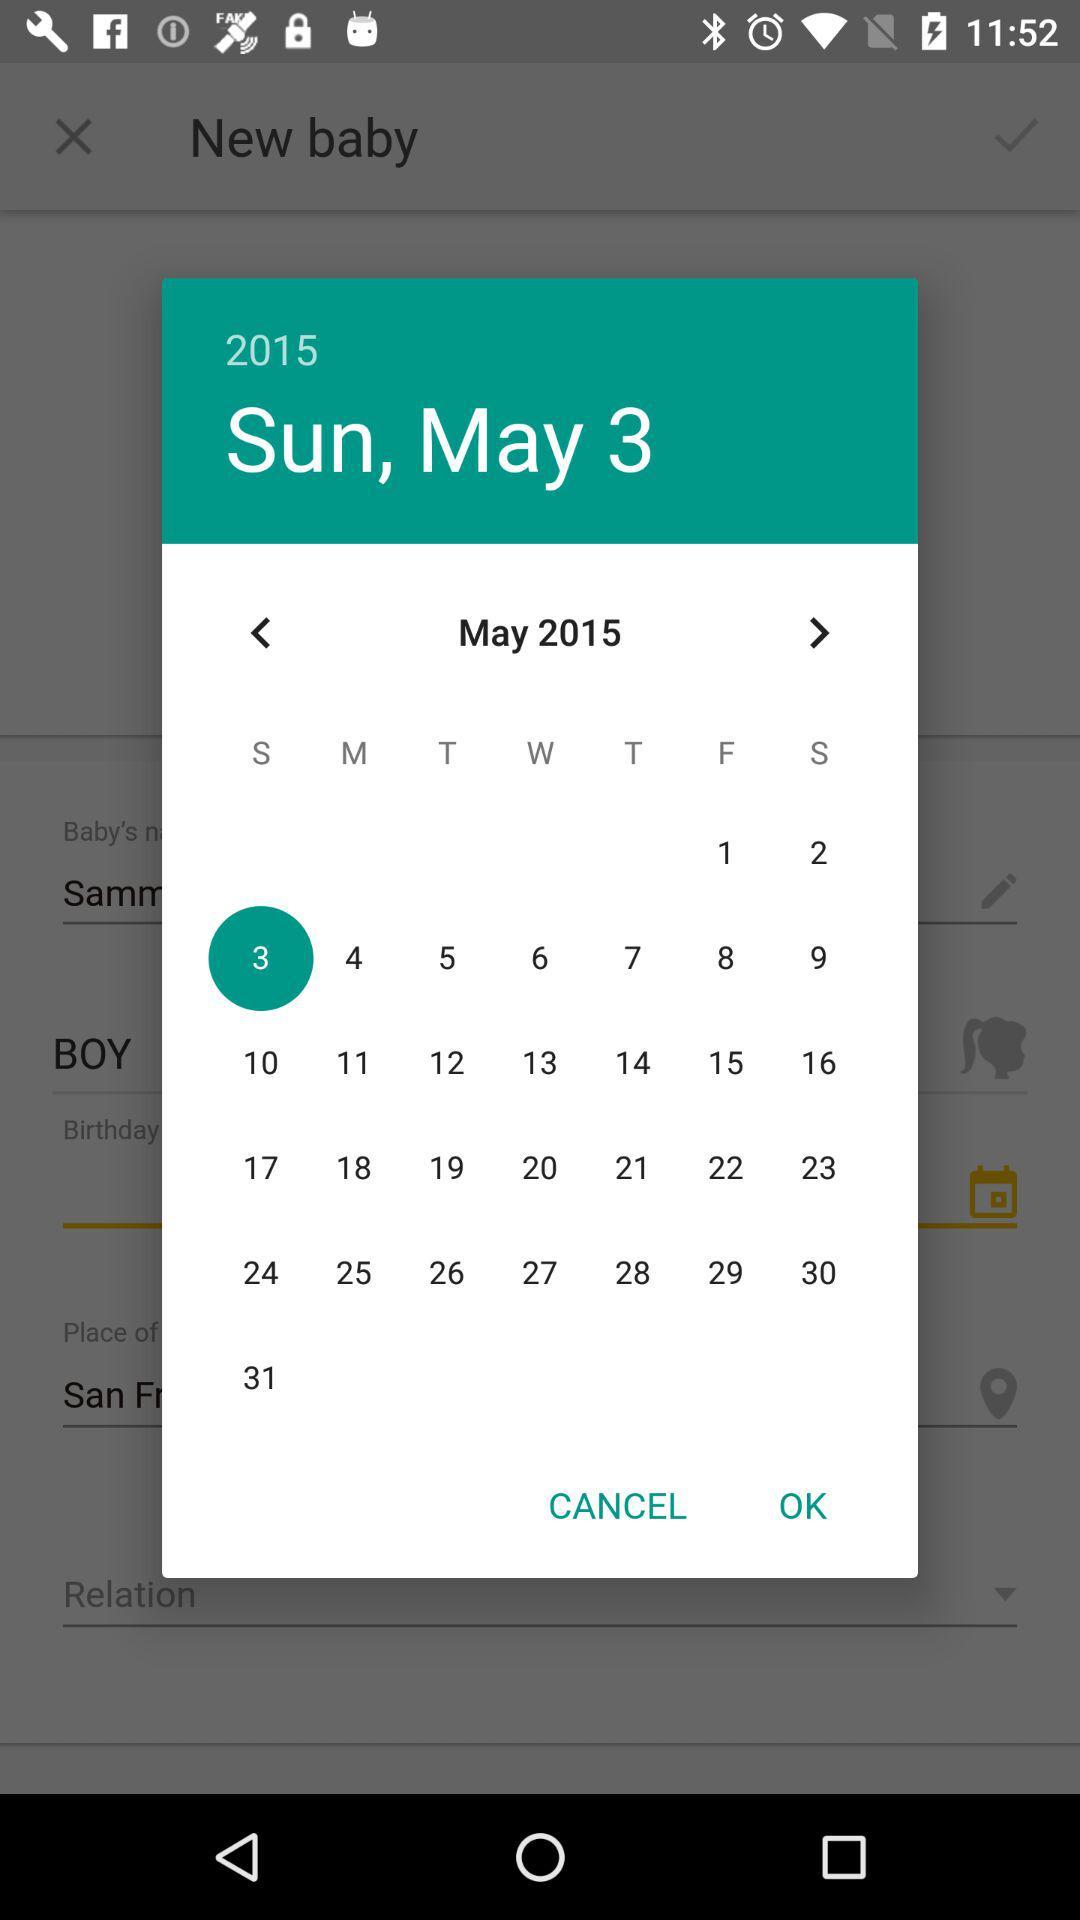 Image resolution: width=1080 pixels, height=1920 pixels. What do you see at coordinates (801, 1504) in the screenshot?
I see `the item to the right of cancel icon` at bounding box center [801, 1504].